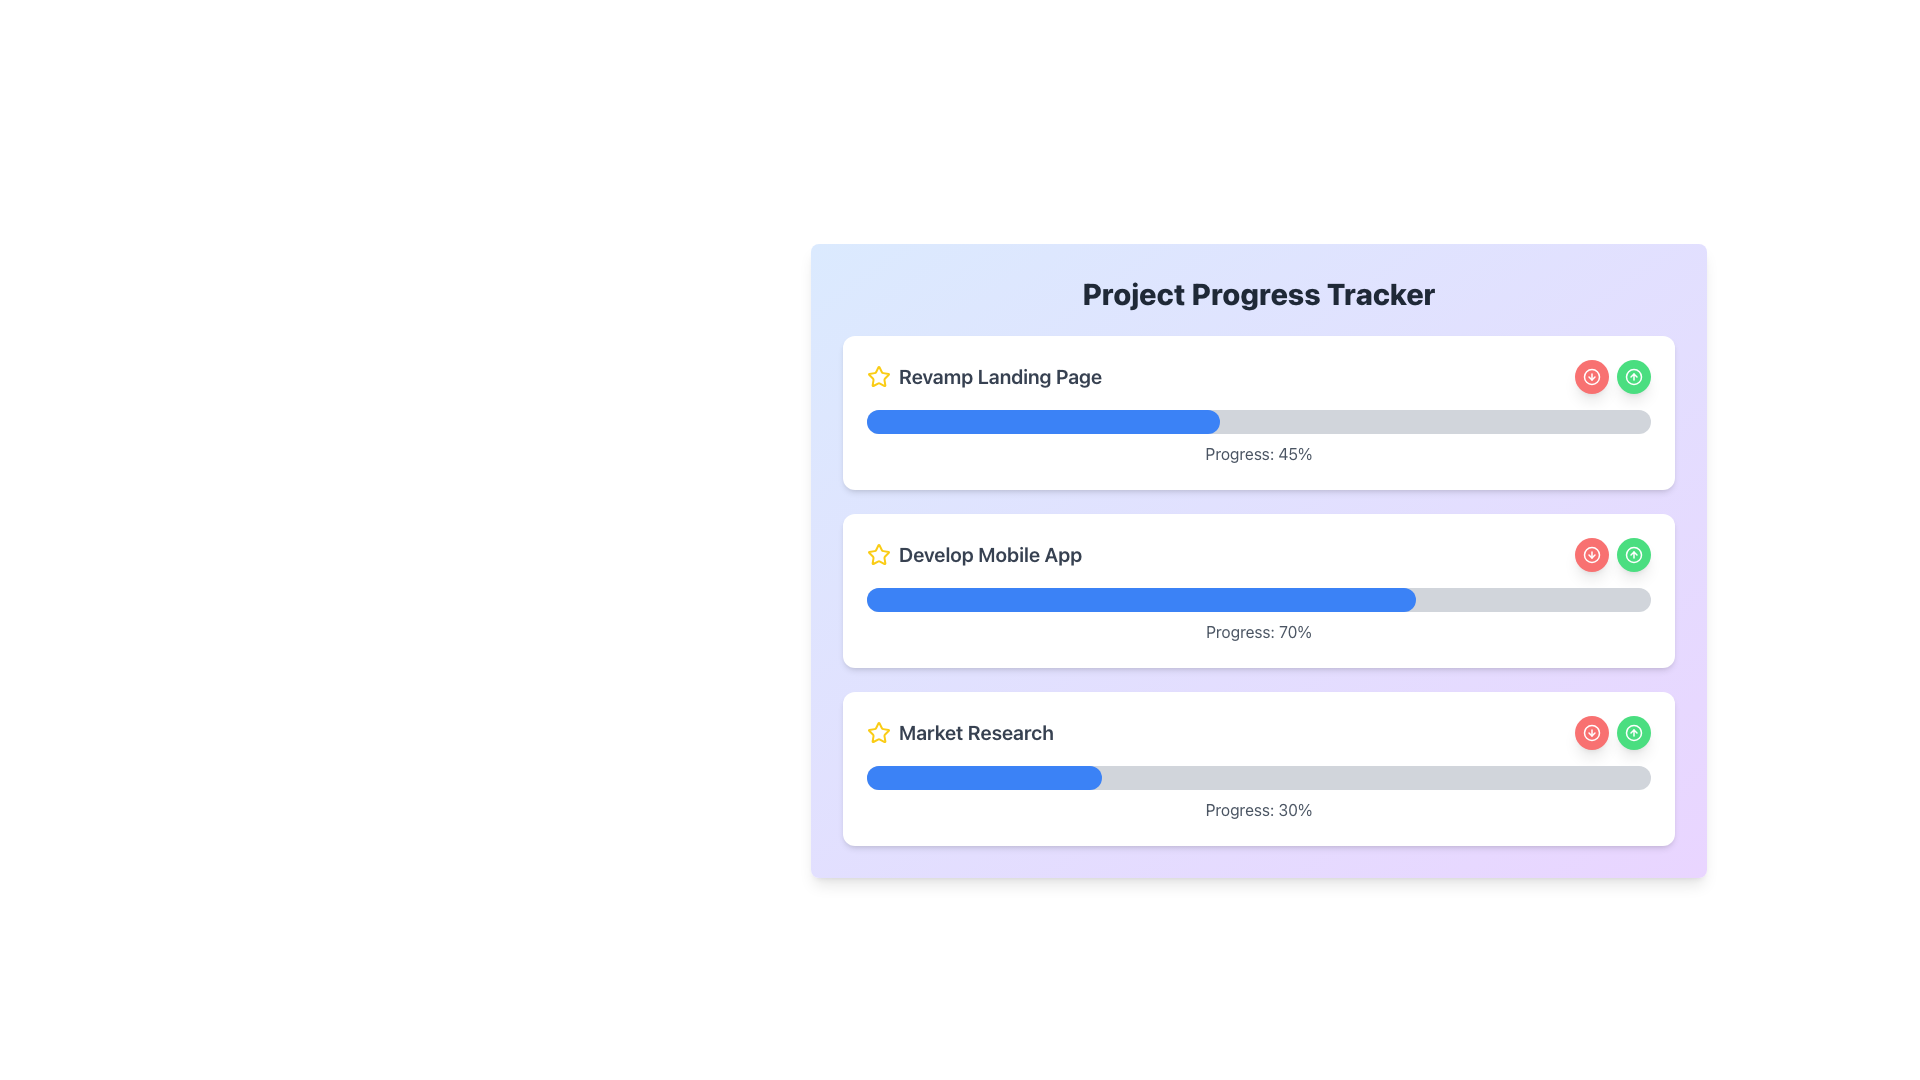  I want to click on the rating icon related to 'Market Research', so click(878, 732).